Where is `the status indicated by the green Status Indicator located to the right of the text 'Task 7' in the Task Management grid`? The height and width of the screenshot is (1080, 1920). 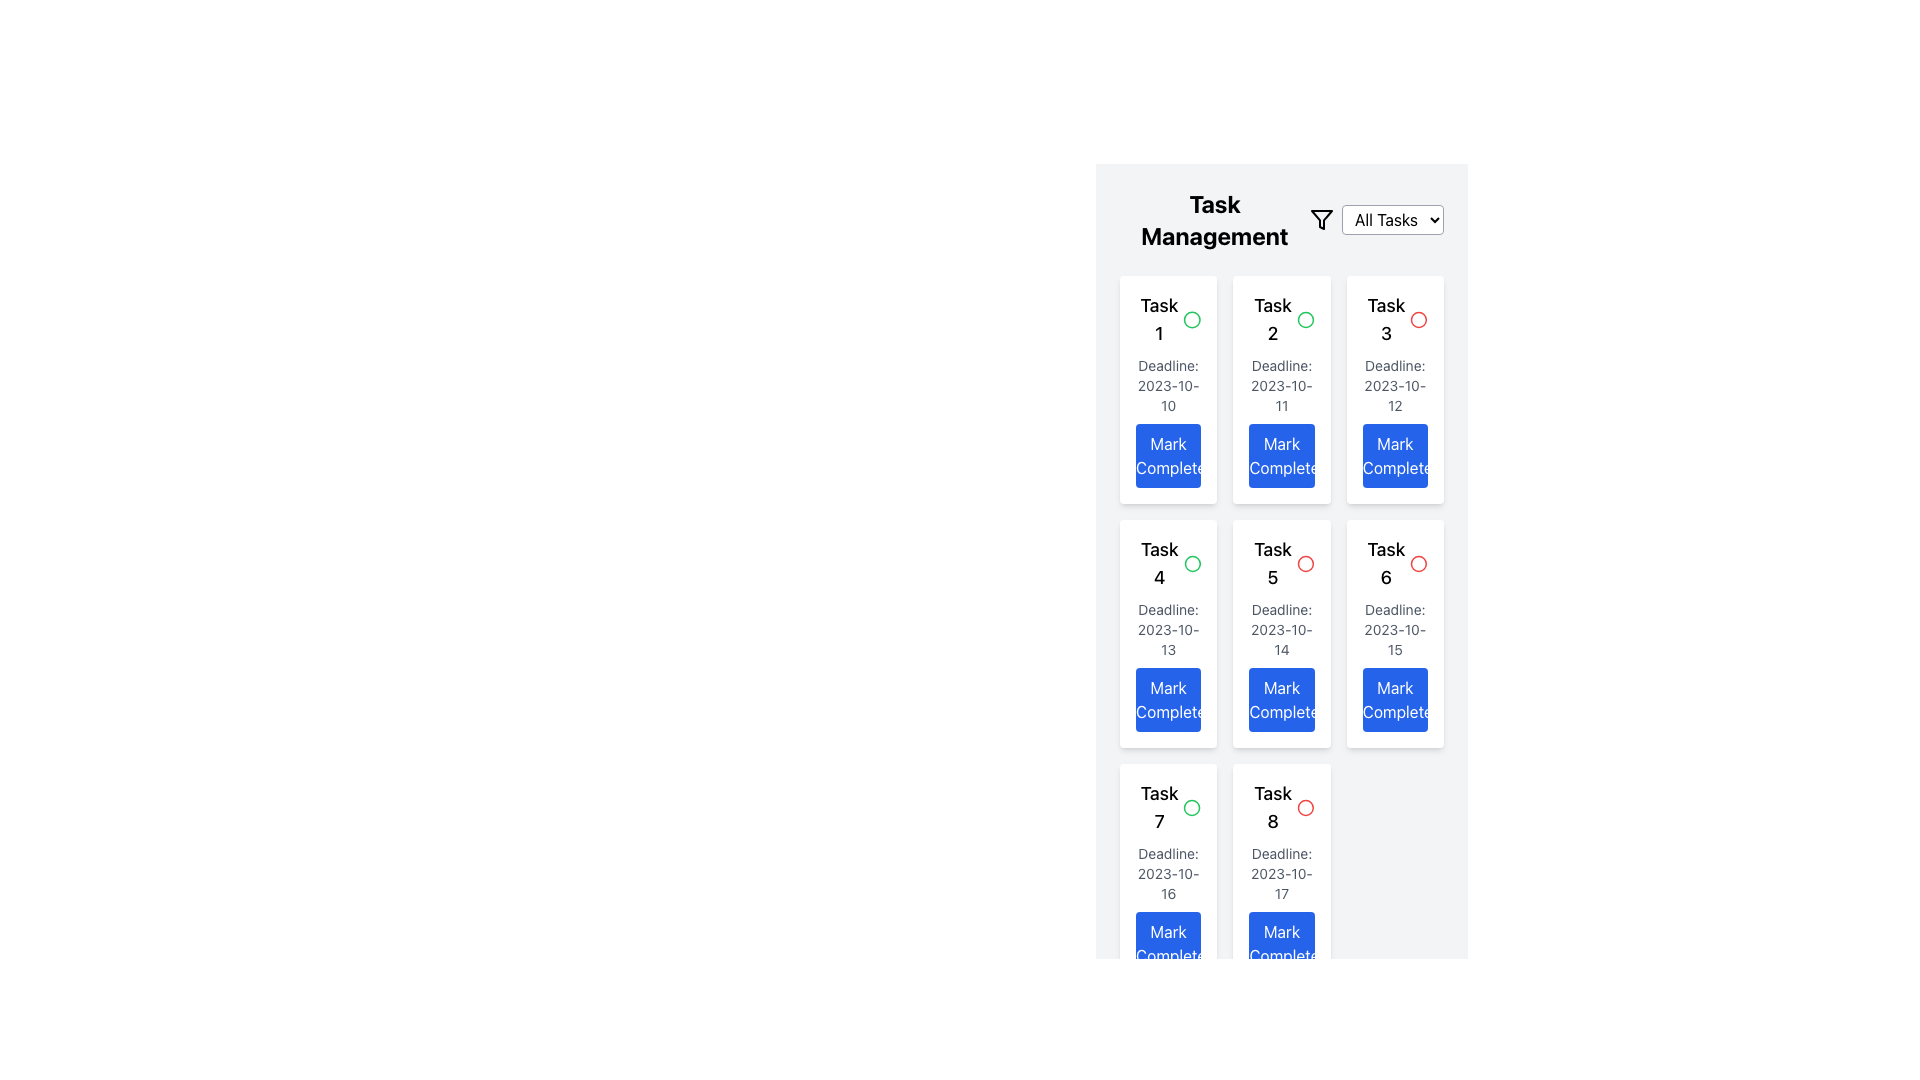
the status indicated by the green Status Indicator located to the right of the text 'Task 7' in the Task Management grid is located at coordinates (1192, 806).